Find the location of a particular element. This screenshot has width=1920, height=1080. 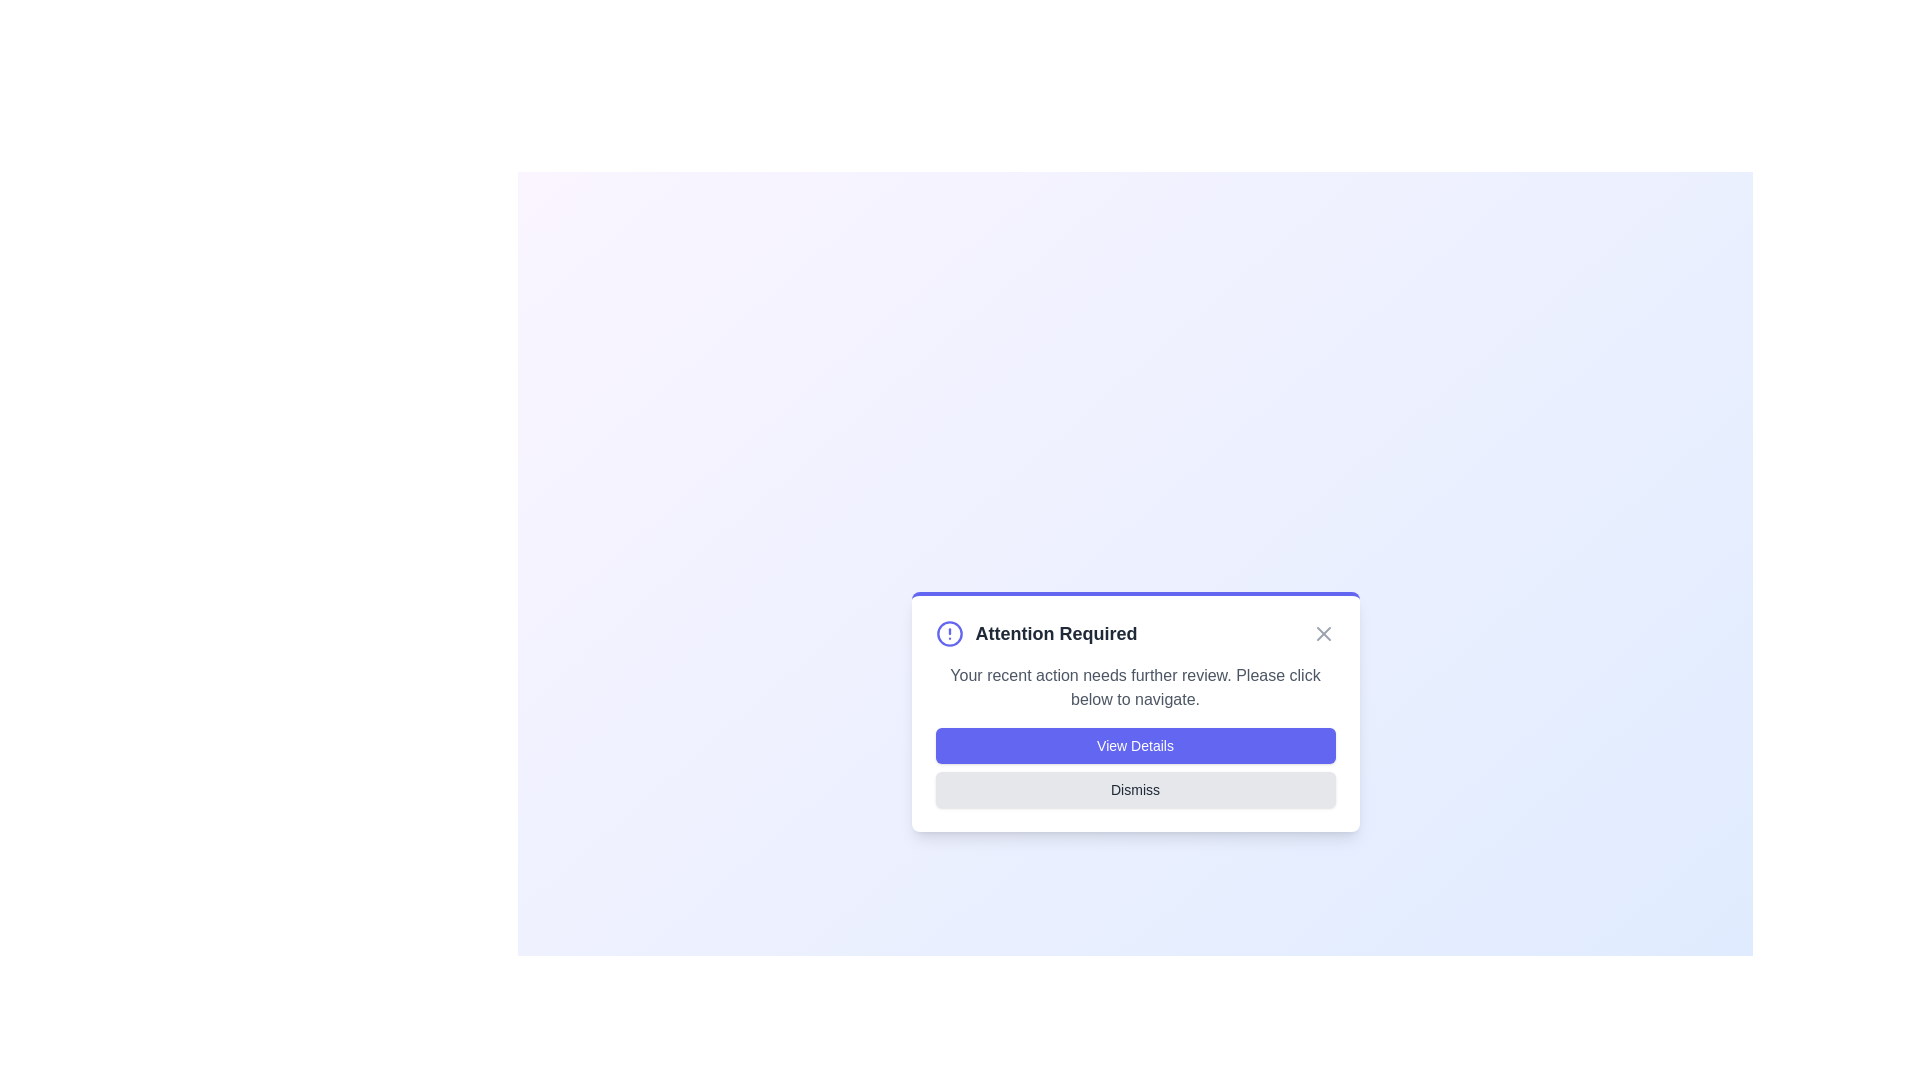

the 'View Details' button to navigate to the details page is located at coordinates (1135, 745).